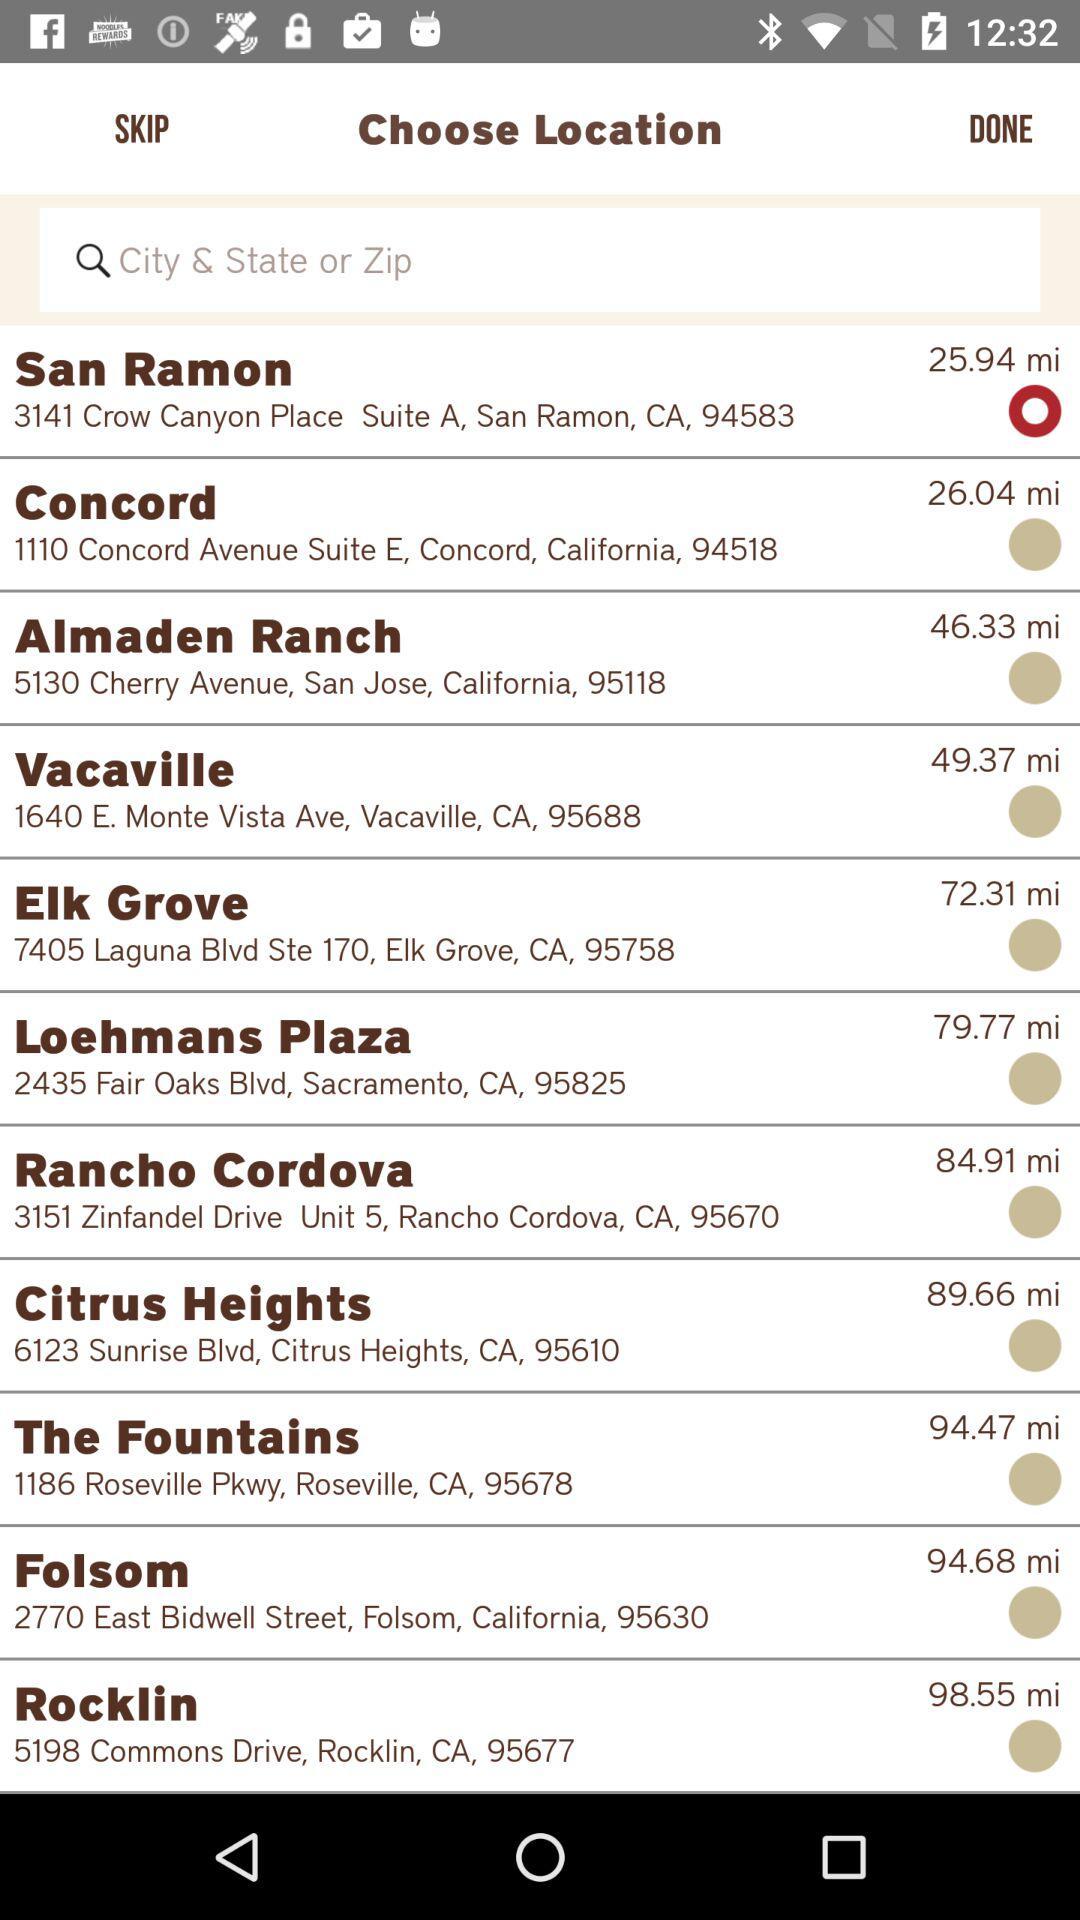 The height and width of the screenshot is (1920, 1080). Describe the element at coordinates (540, 258) in the screenshot. I see `search bar for city states or zip` at that location.